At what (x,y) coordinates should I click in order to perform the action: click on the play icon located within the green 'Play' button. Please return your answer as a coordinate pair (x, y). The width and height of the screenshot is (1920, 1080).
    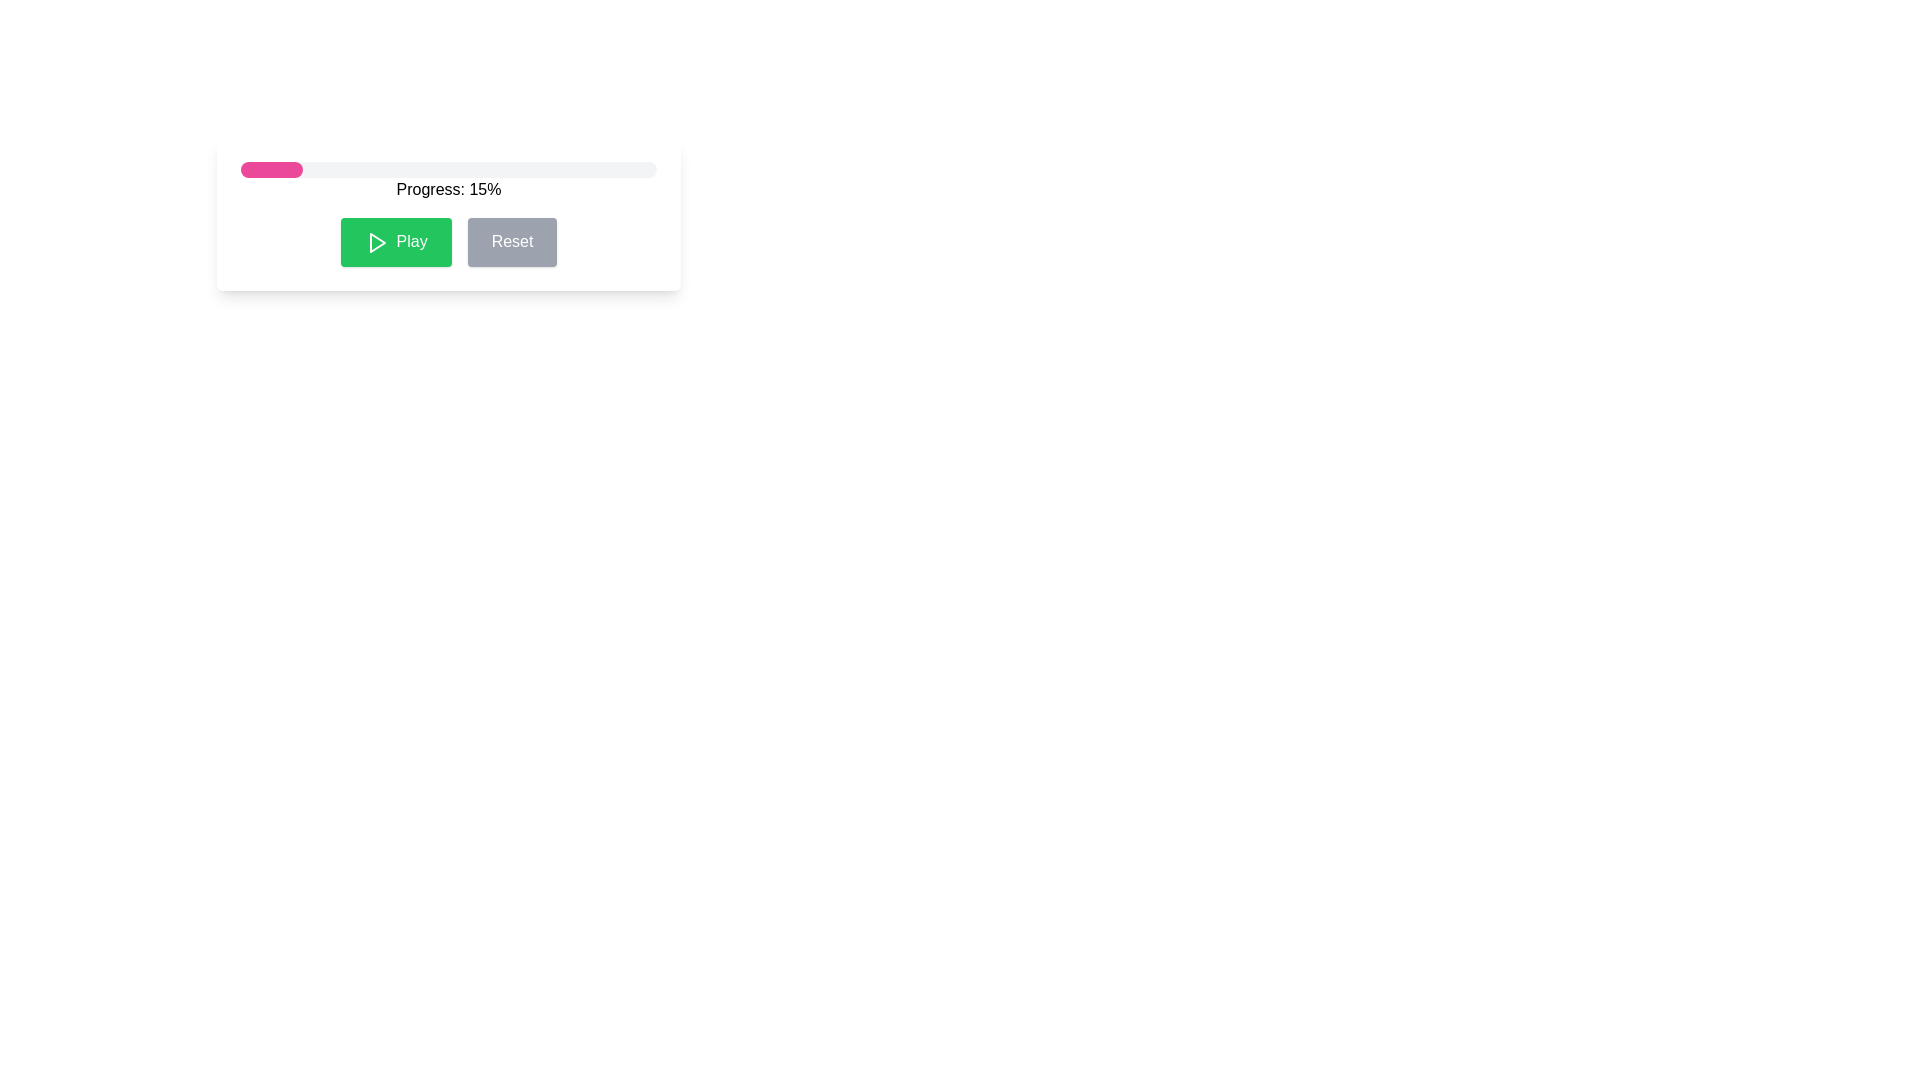
    Looking at the image, I should click on (377, 241).